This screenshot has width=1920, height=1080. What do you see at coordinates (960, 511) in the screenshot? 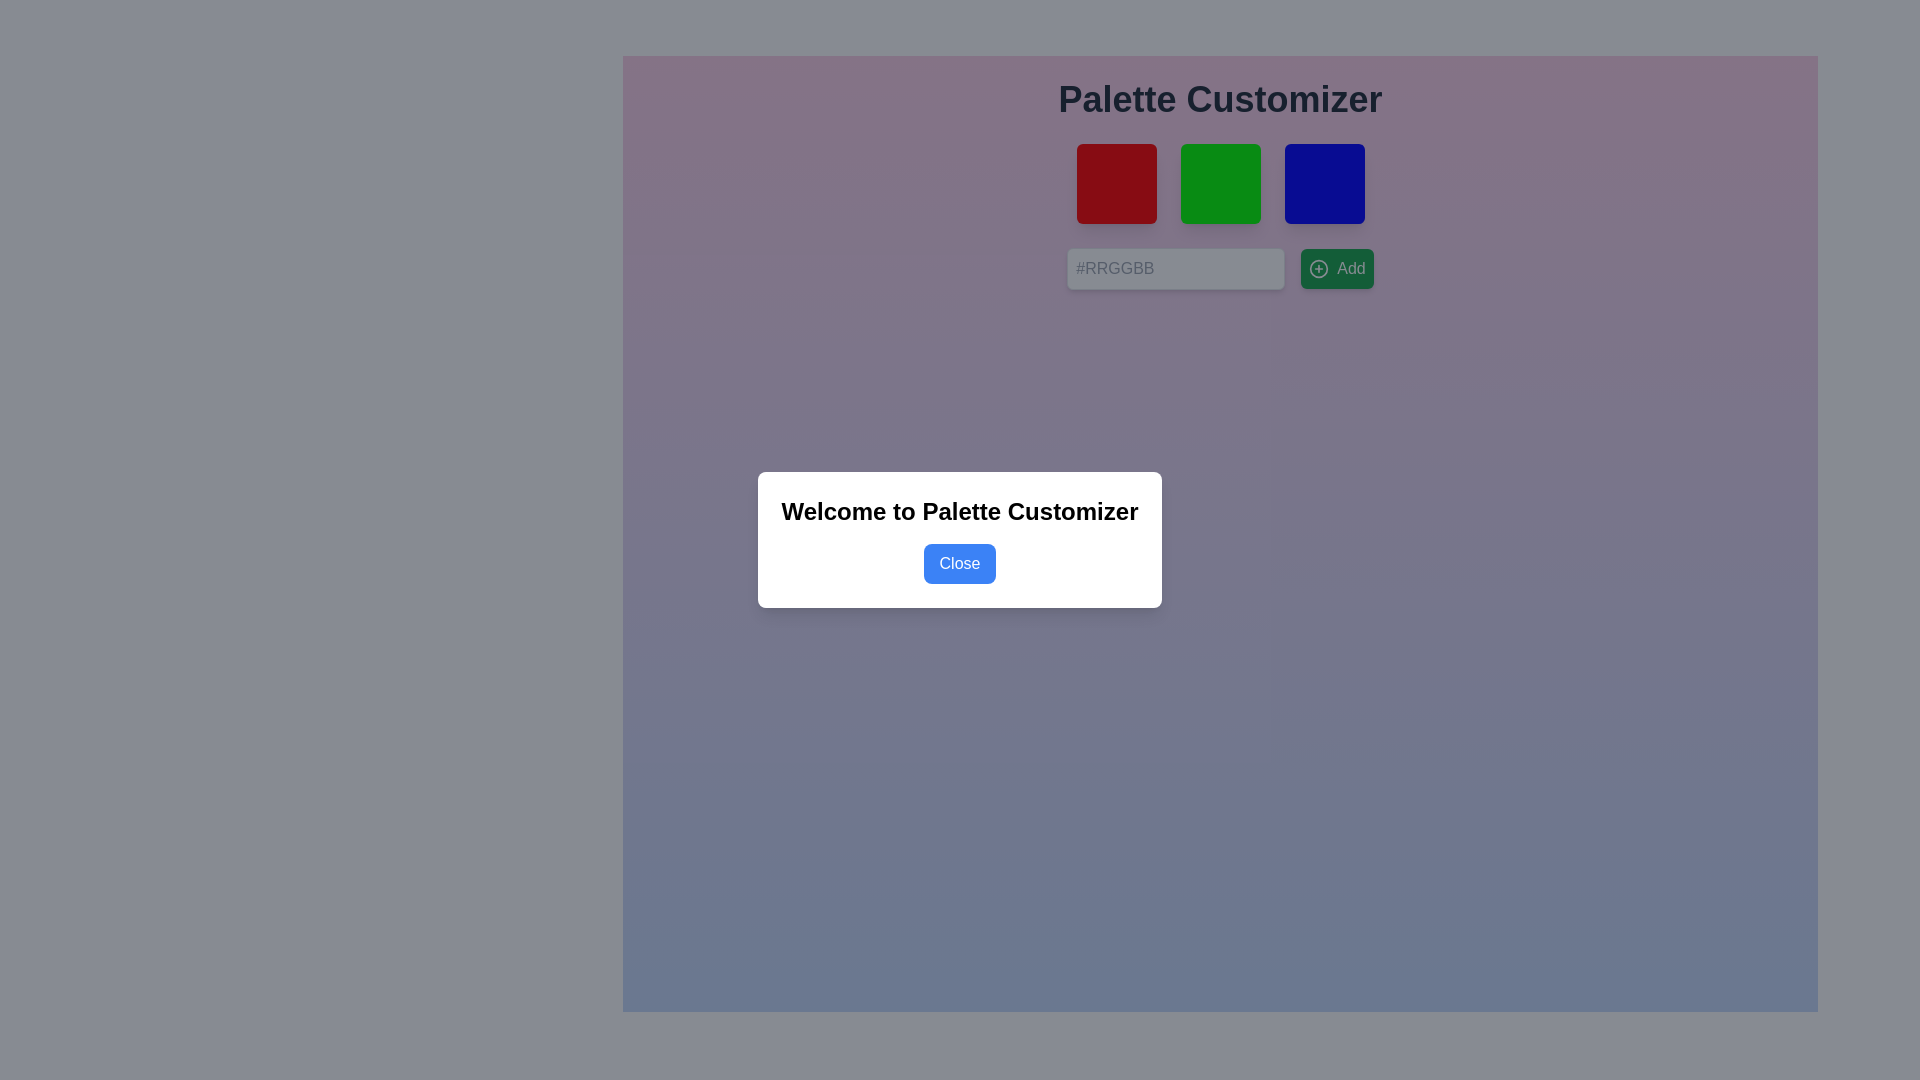
I see `bold text header 'Welcome to Palette Customizer' that is centered in a white dialog box, located above the 'Close' button` at bounding box center [960, 511].